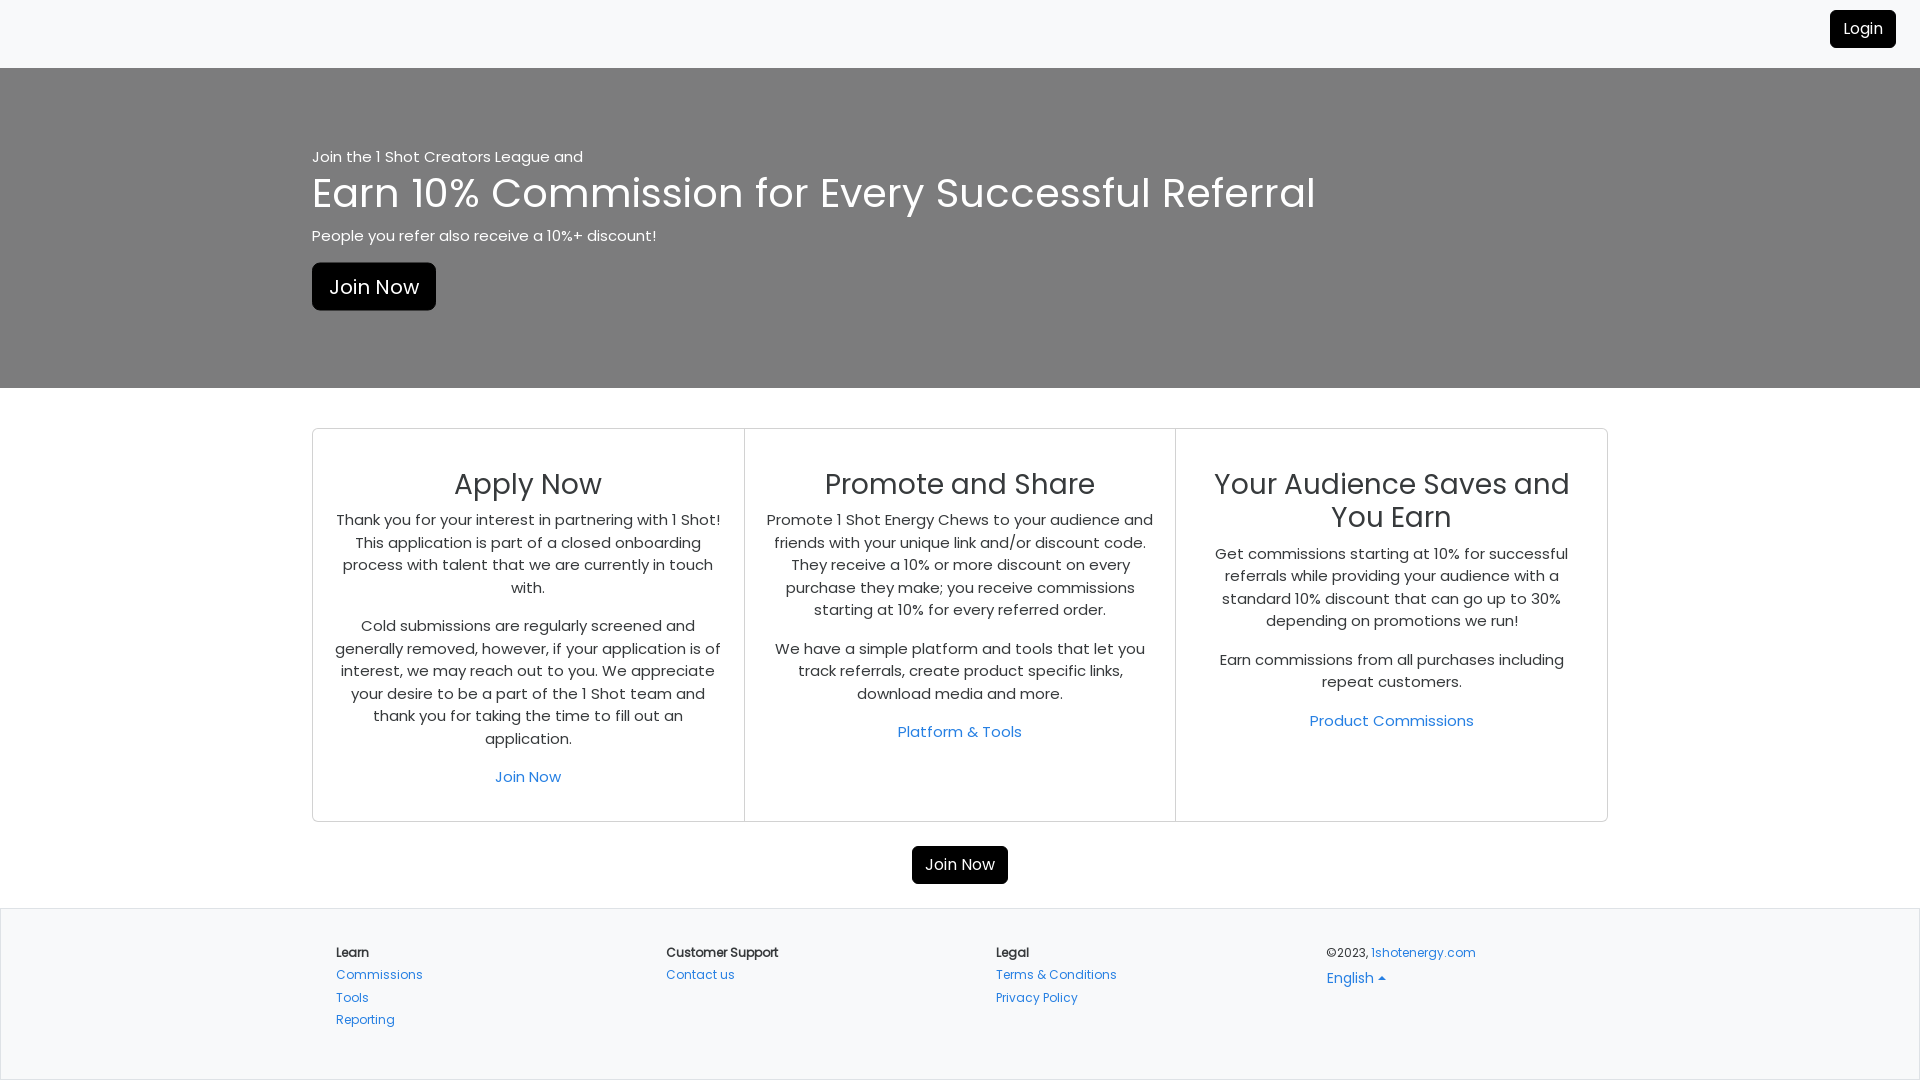 This screenshot has height=1080, width=1920. Describe the element at coordinates (960, 731) in the screenshot. I see `'Platform & Tools'` at that location.